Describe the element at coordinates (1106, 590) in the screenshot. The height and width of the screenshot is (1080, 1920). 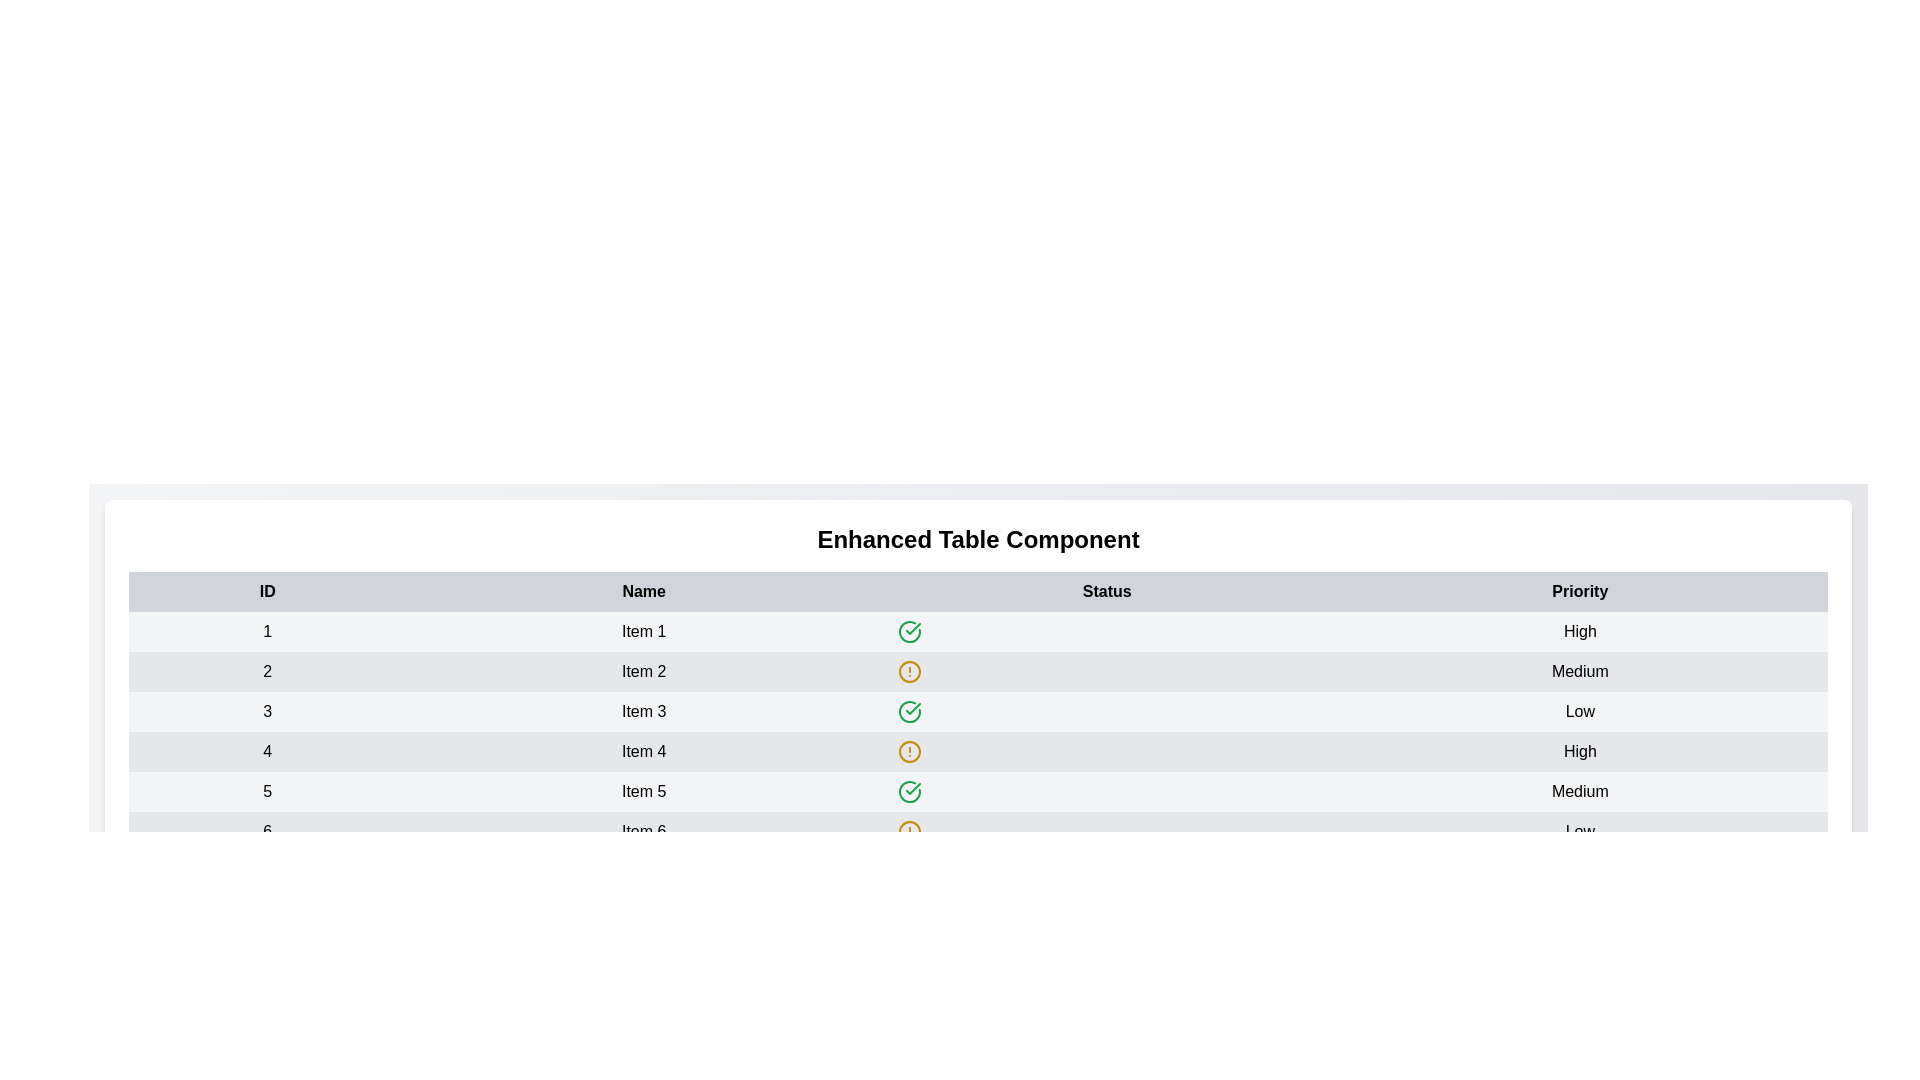
I see `the Status table header to sort the data` at that location.